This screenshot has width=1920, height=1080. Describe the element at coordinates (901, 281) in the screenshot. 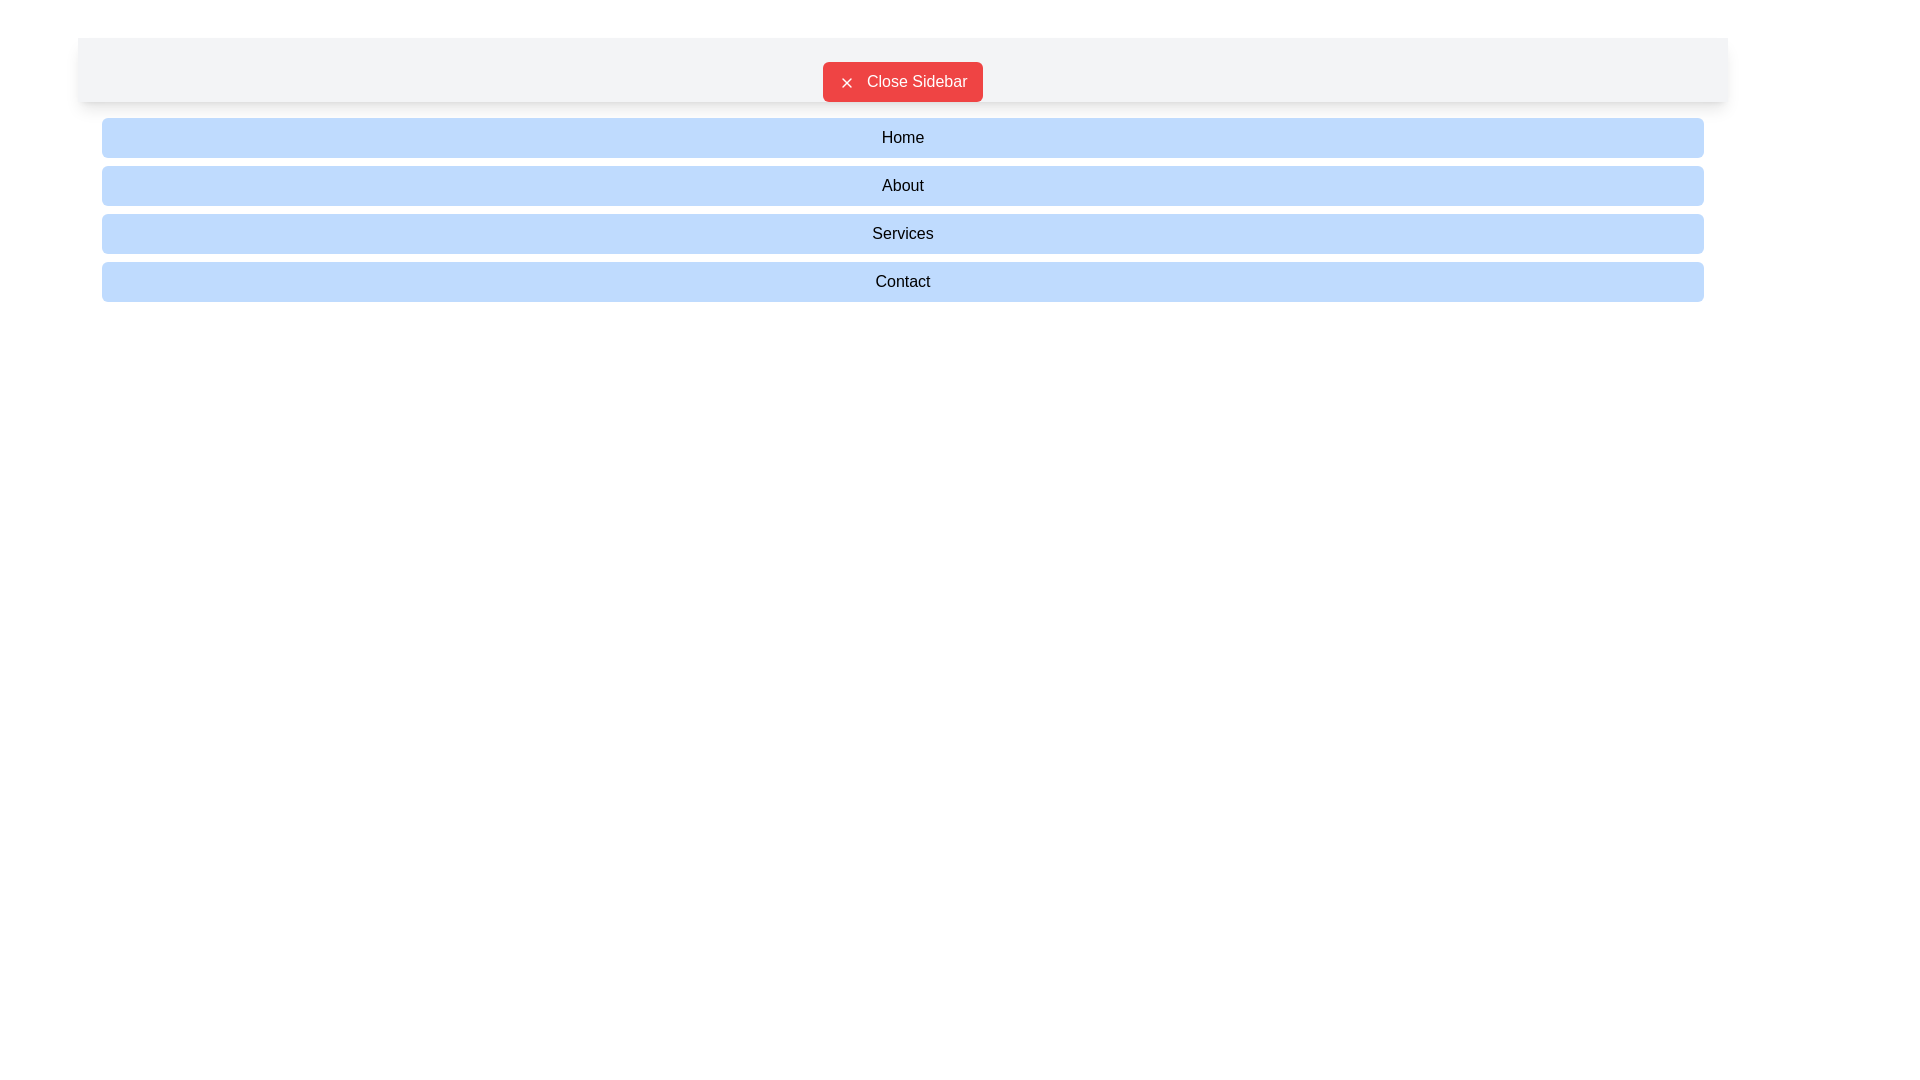

I see `the 'Contact' button located at the bottom of a vertically stacked list of buttons` at that location.